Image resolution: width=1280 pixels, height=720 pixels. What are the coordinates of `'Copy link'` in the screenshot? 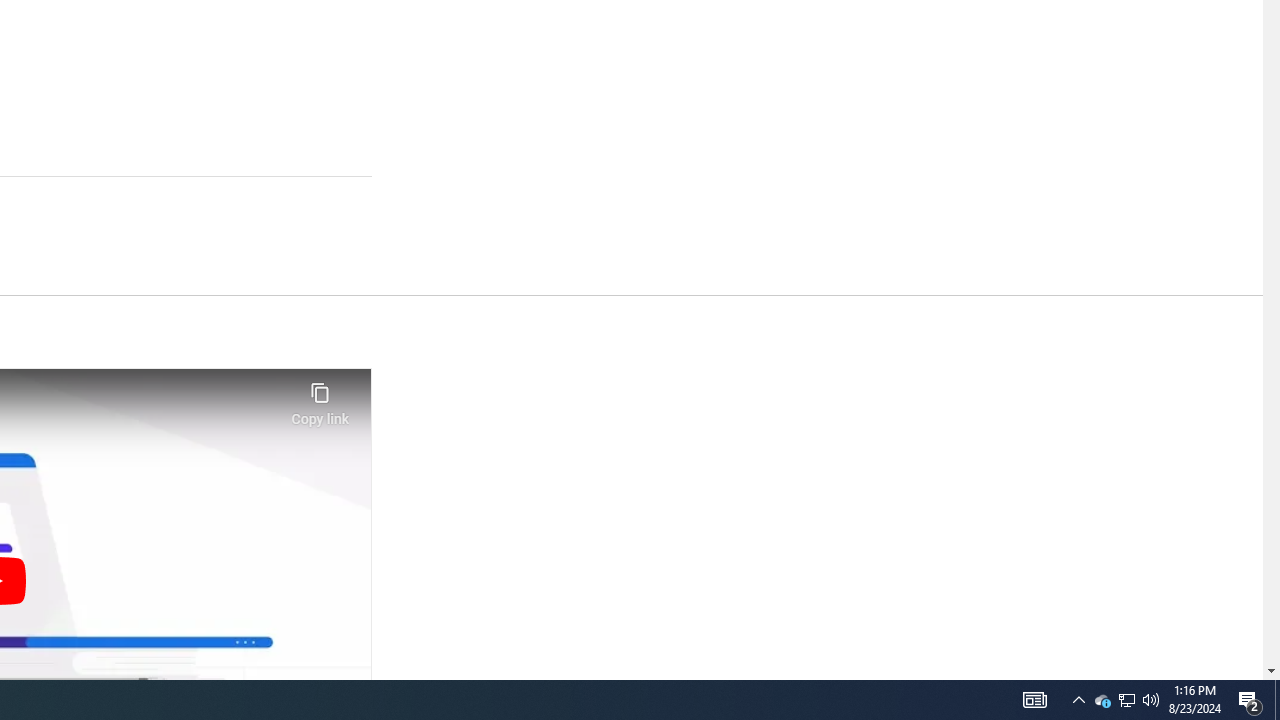 It's located at (320, 398).